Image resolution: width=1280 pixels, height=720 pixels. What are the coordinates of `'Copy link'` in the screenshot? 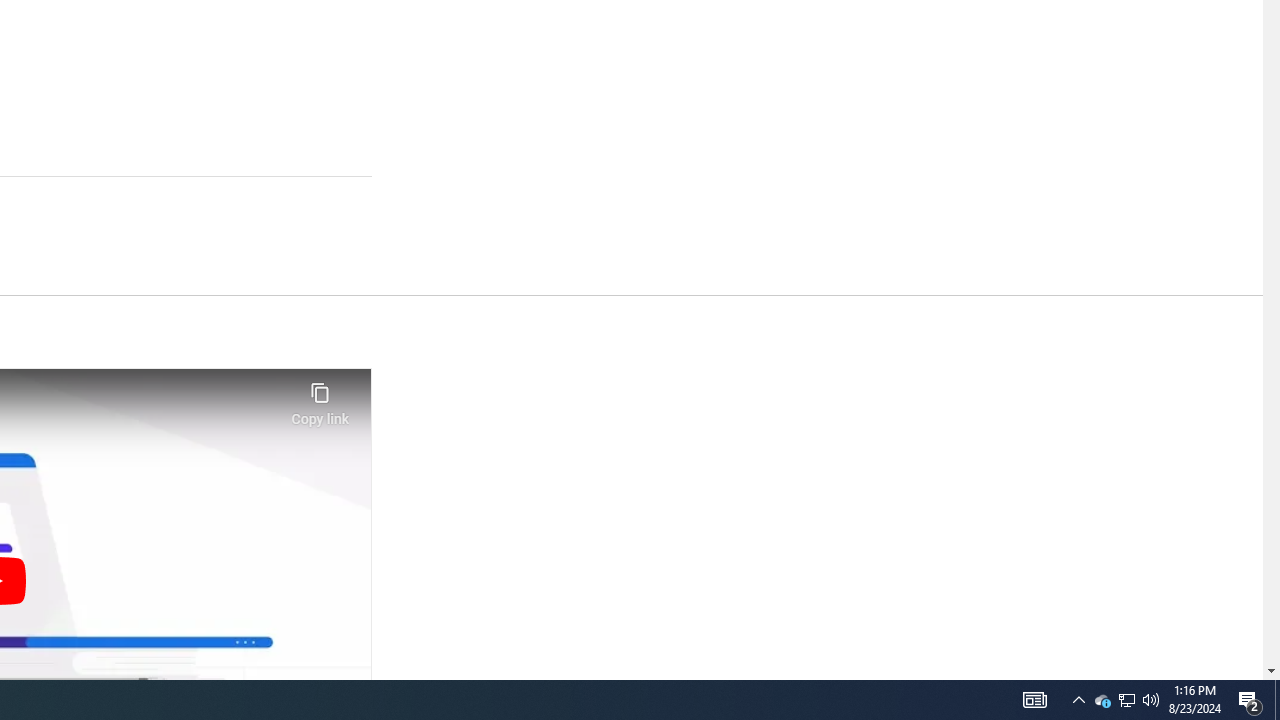 It's located at (320, 398).